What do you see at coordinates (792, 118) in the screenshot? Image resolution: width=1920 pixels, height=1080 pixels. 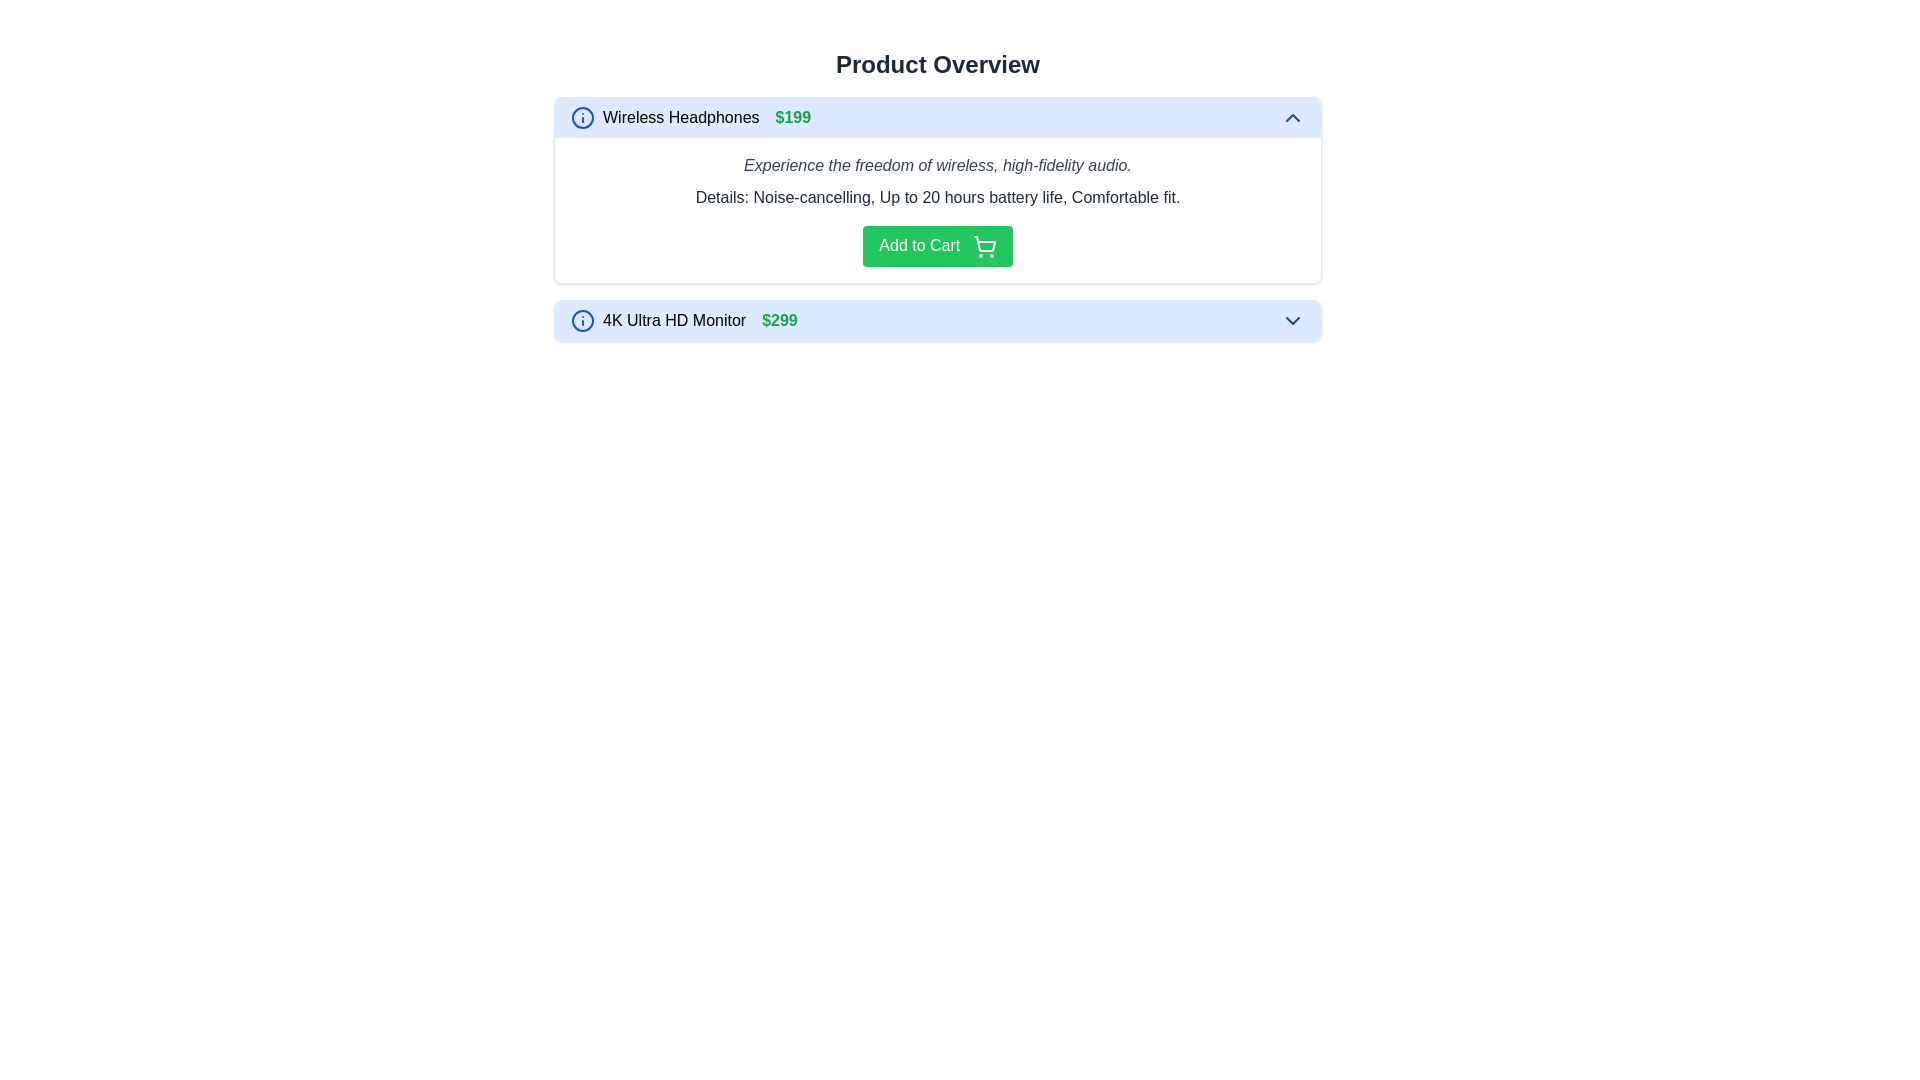 I see `the price text label for 'Wireless Headphones' located in the upper-right corner next to its title` at bounding box center [792, 118].